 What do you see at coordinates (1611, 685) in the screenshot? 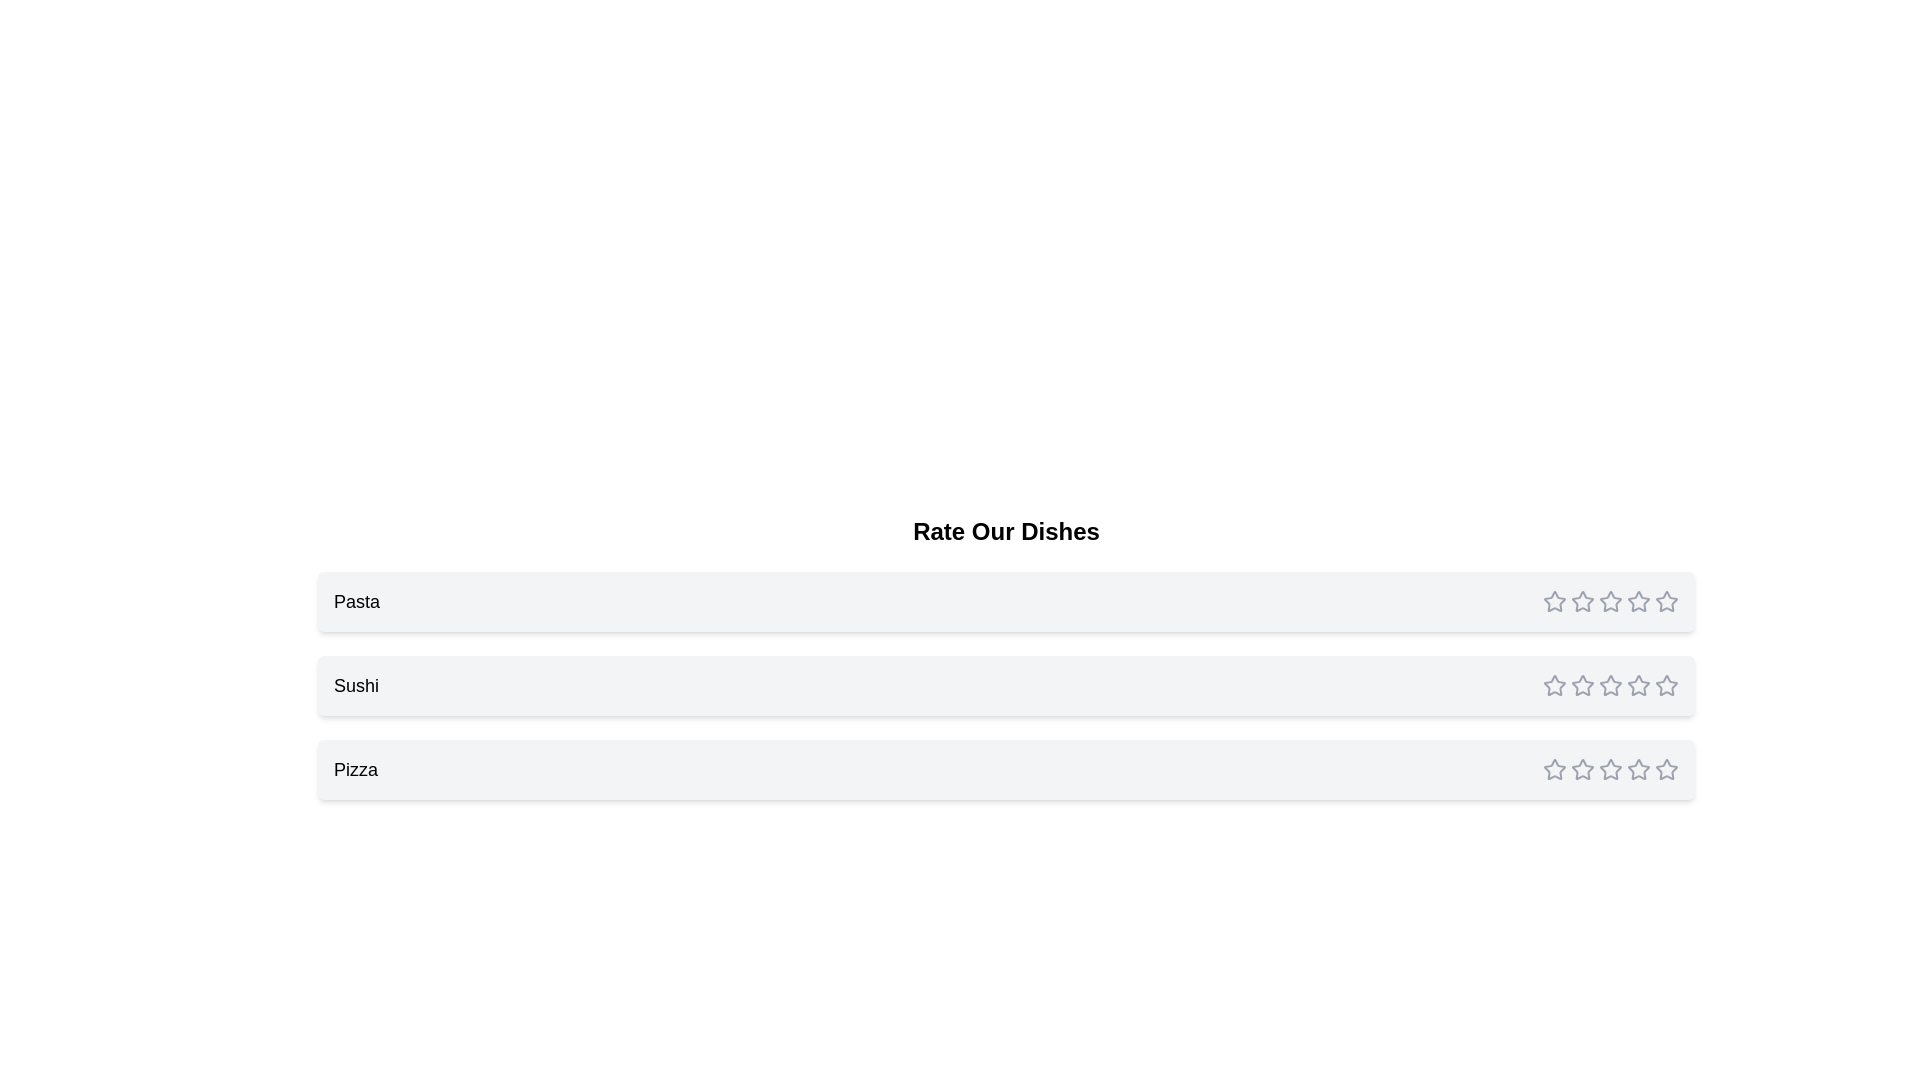
I see `the Rating component for the item 'Sushi', located in the second row of the rating section` at bounding box center [1611, 685].